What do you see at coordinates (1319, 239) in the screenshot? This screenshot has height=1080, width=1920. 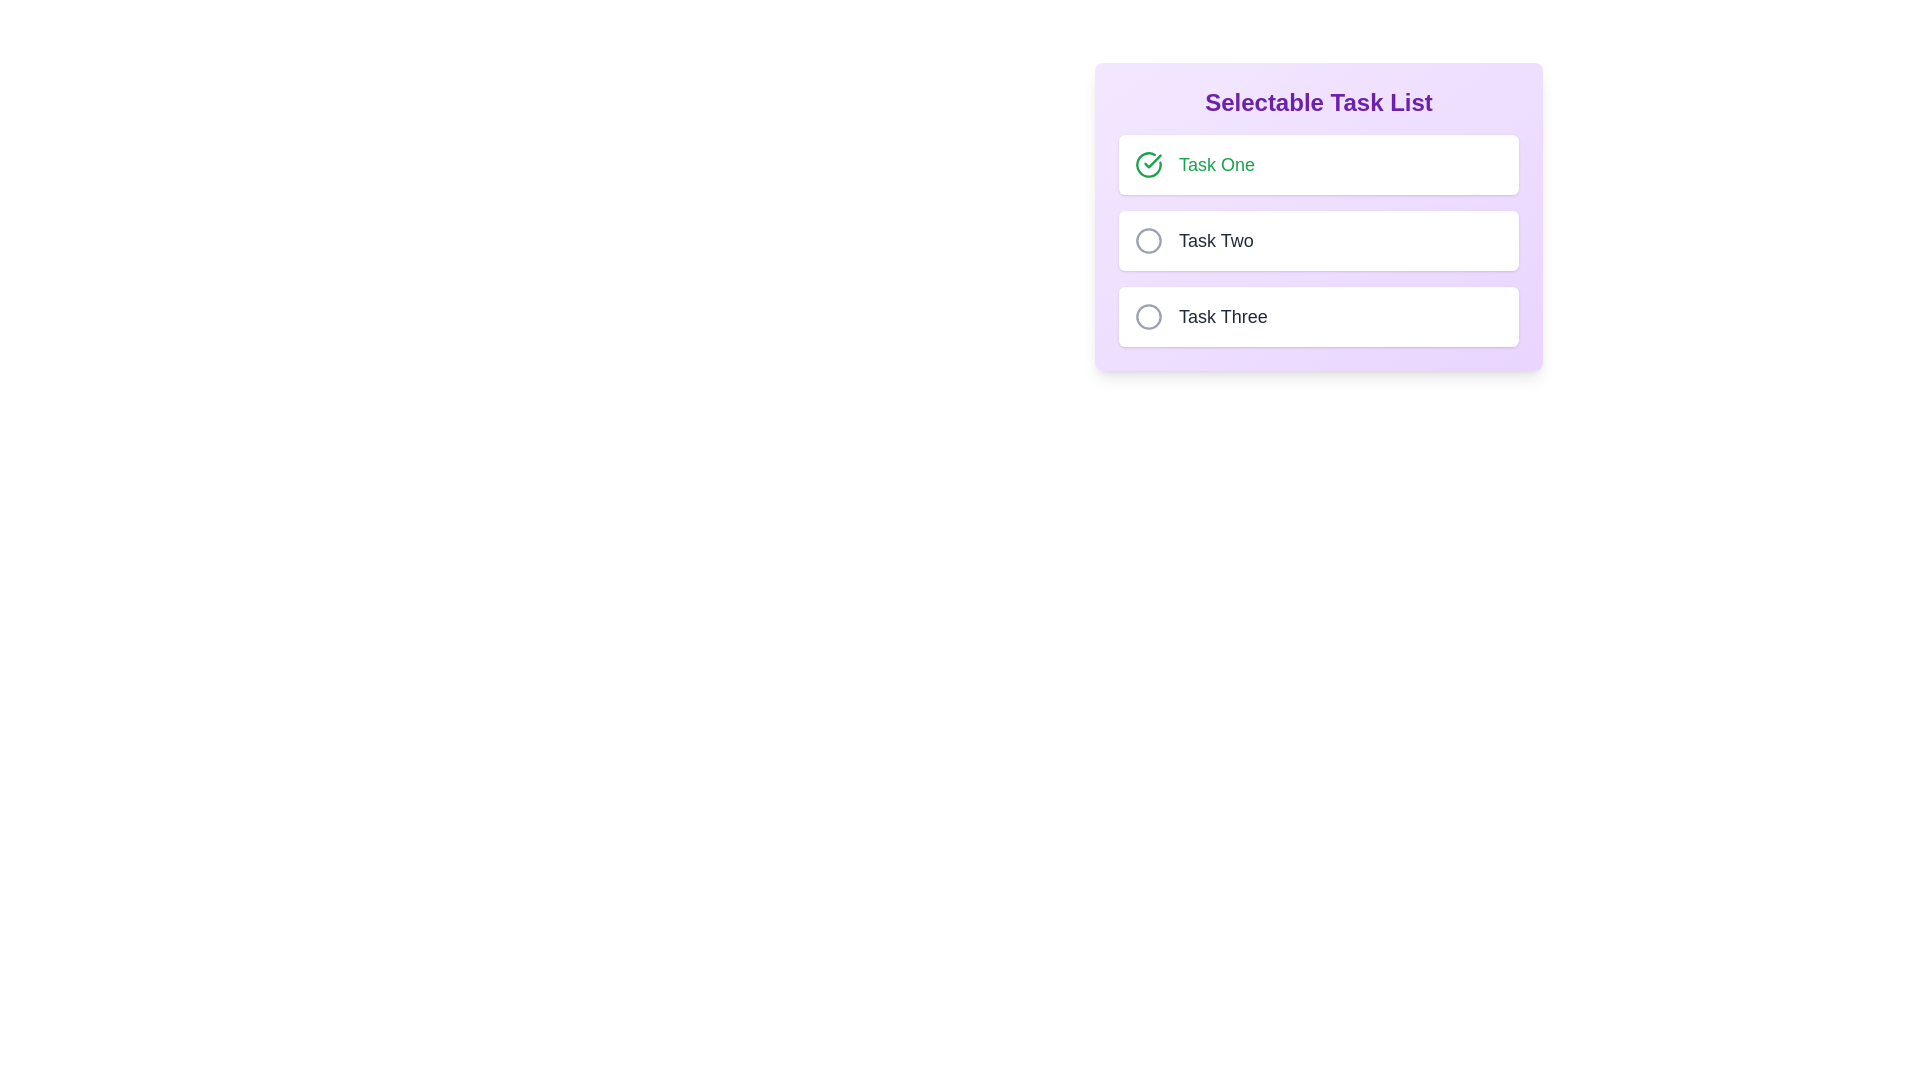 I see `the selectable list item with radio button labeled 'Task Two'` at bounding box center [1319, 239].